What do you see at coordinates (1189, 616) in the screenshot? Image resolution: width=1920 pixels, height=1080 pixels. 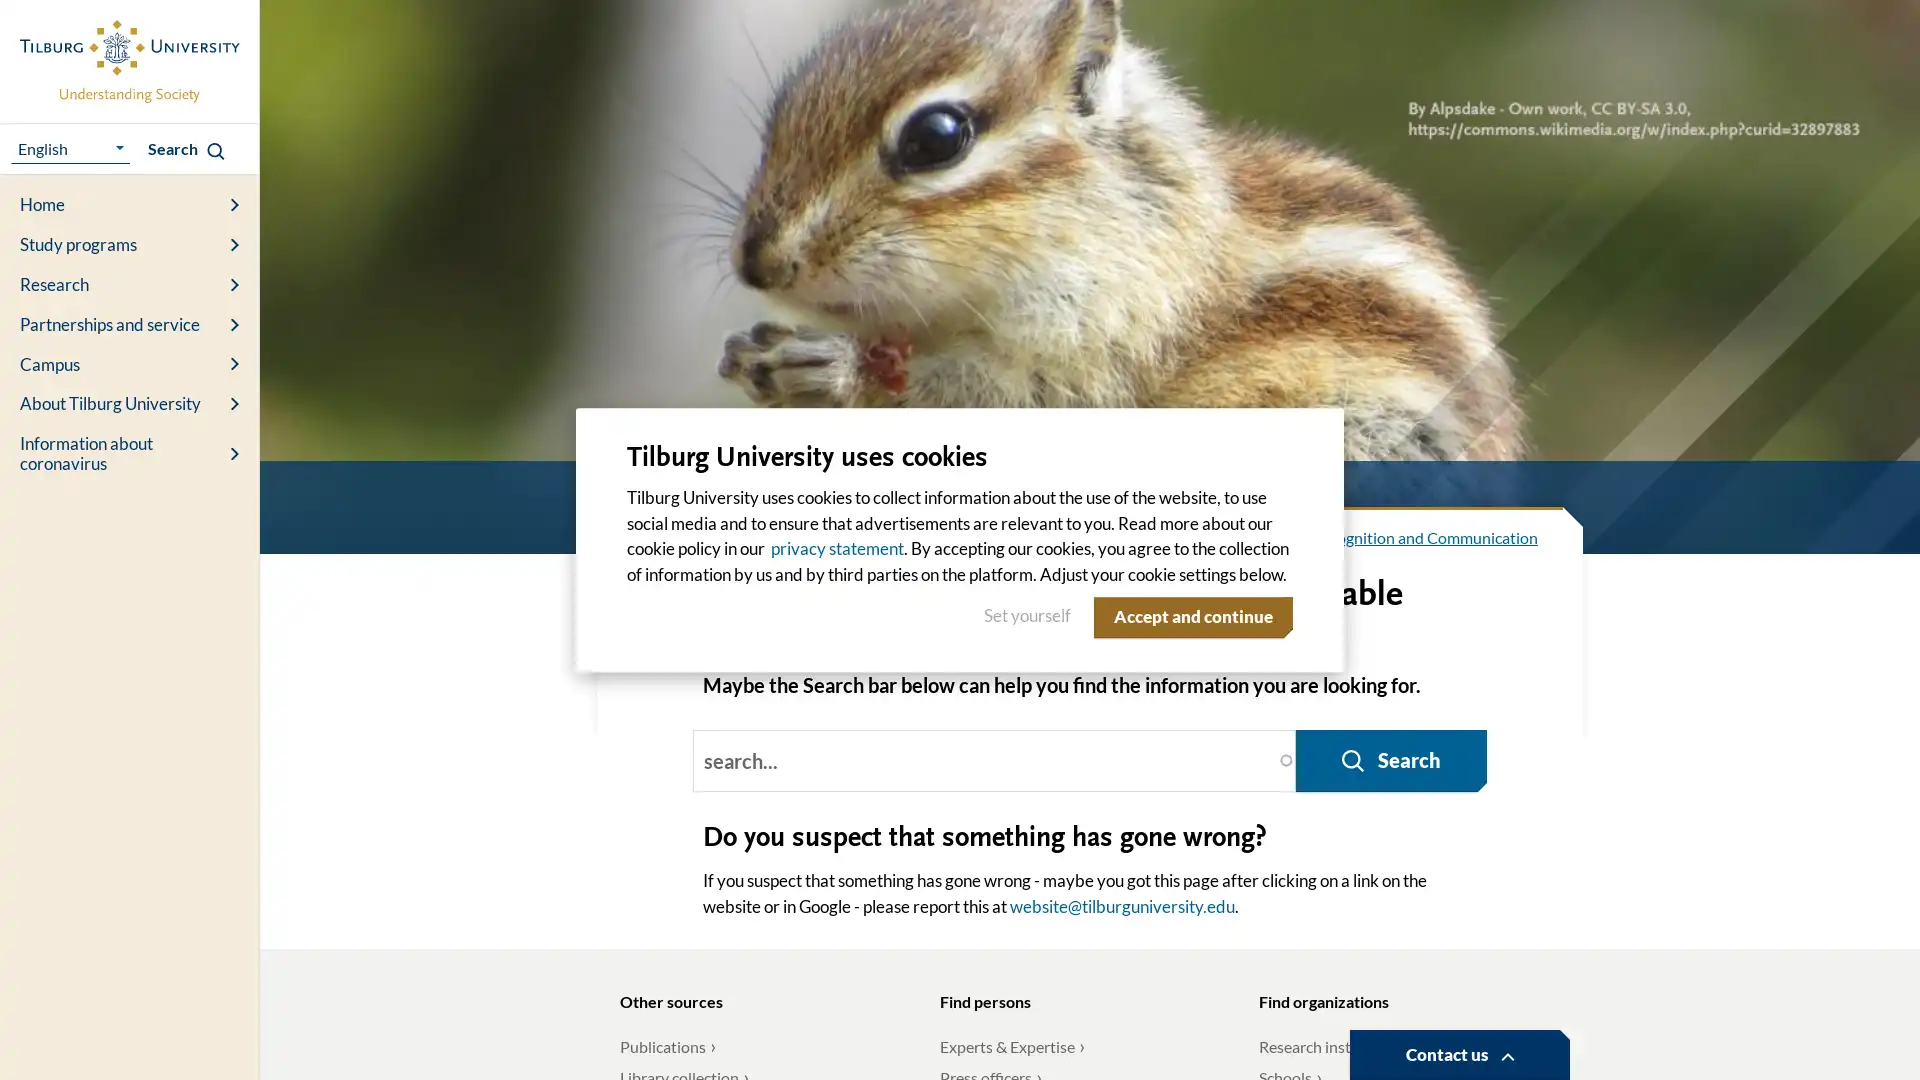 I see `Accept and continue` at bounding box center [1189, 616].